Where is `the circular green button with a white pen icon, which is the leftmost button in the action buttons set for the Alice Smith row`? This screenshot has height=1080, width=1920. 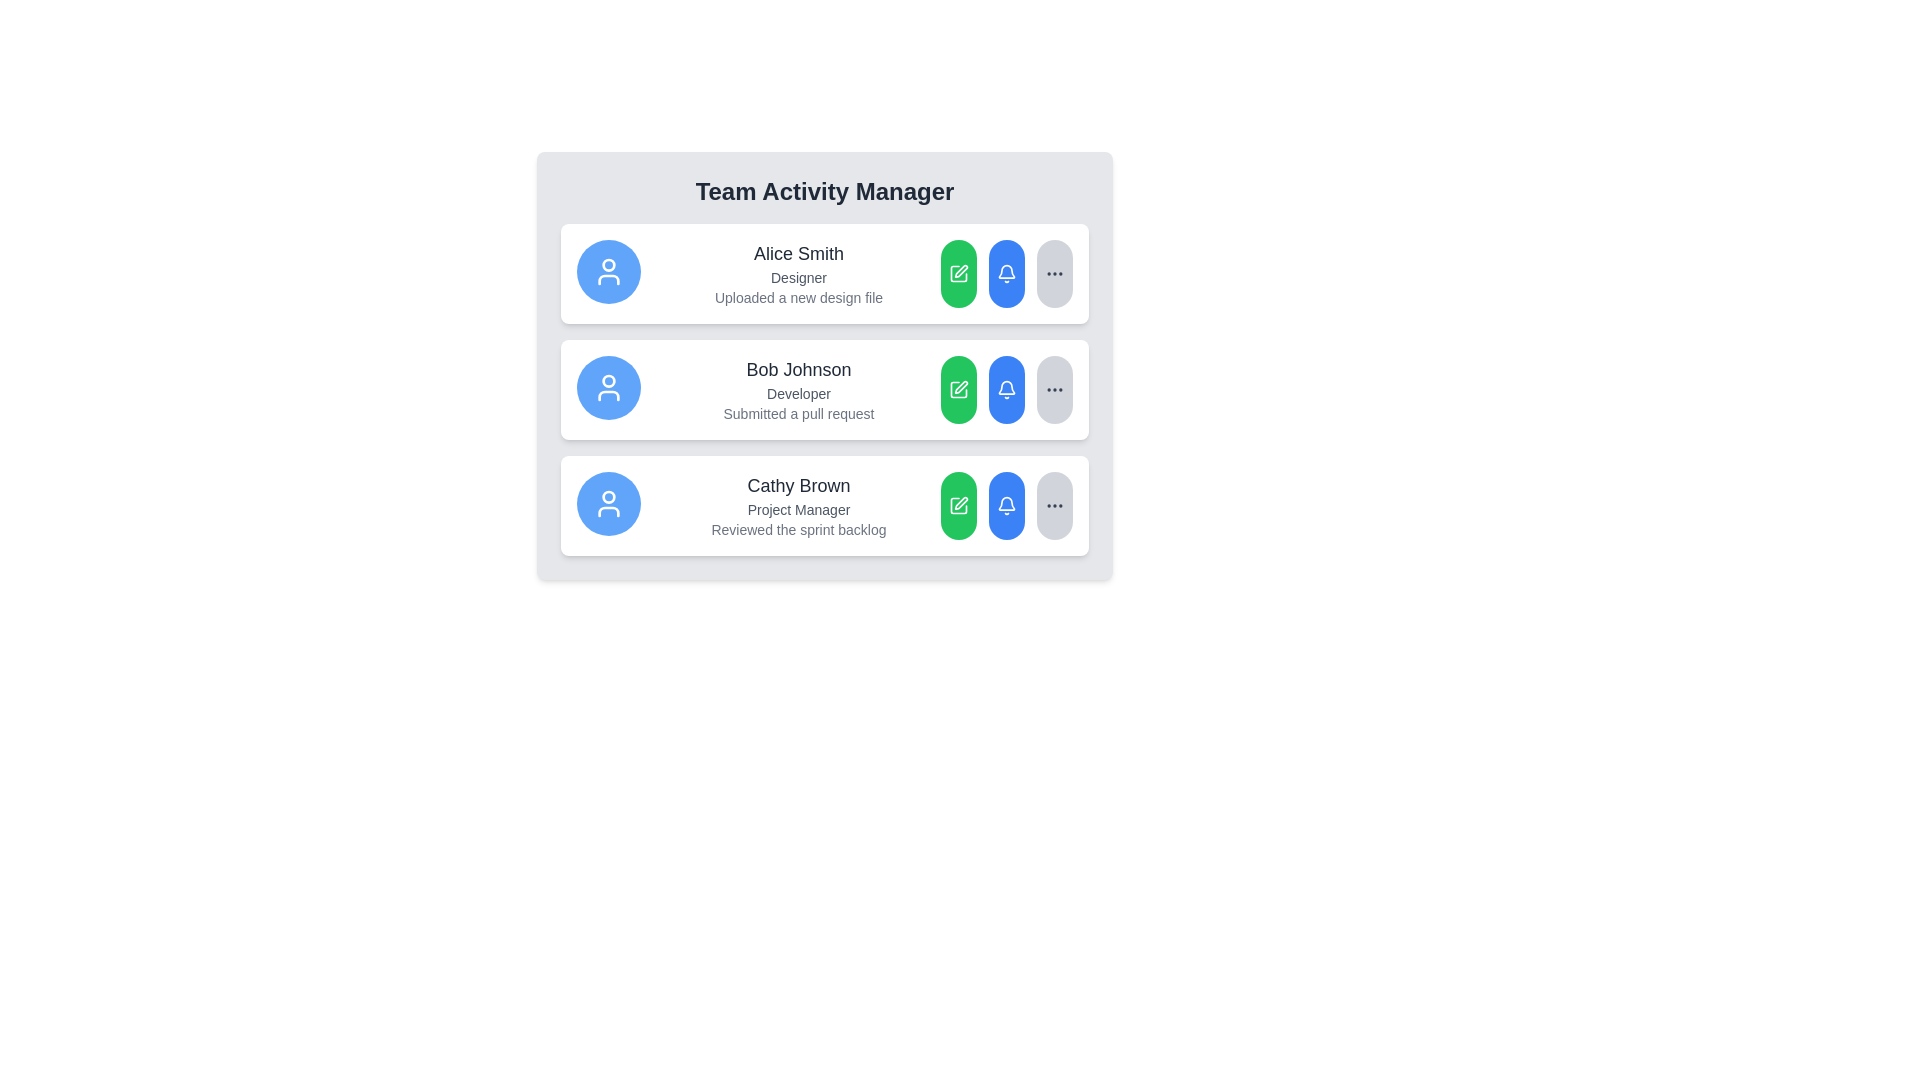 the circular green button with a white pen icon, which is the leftmost button in the action buttons set for the Alice Smith row is located at coordinates (958, 273).